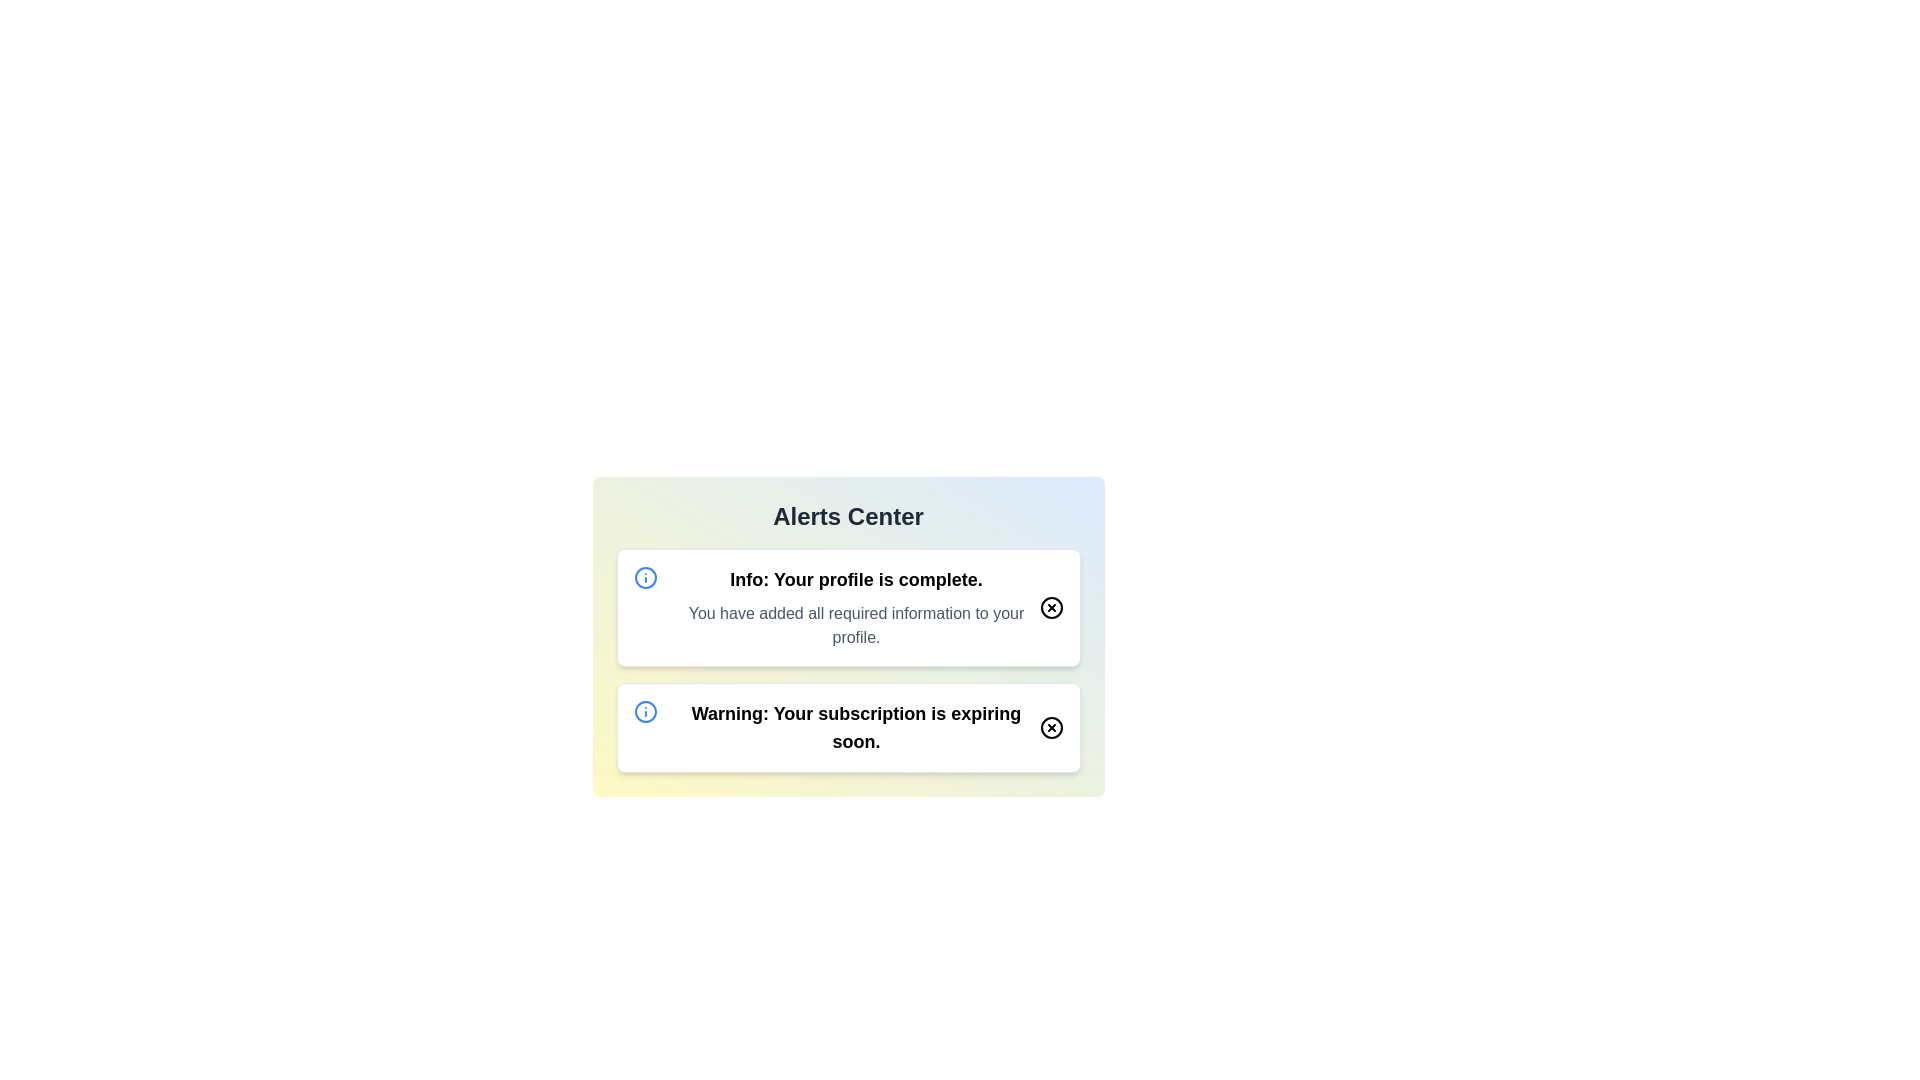 The width and height of the screenshot is (1920, 1080). What do you see at coordinates (1050, 607) in the screenshot?
I see `the Close icon to trigger its associated action` at bounding box center [1050, 607].